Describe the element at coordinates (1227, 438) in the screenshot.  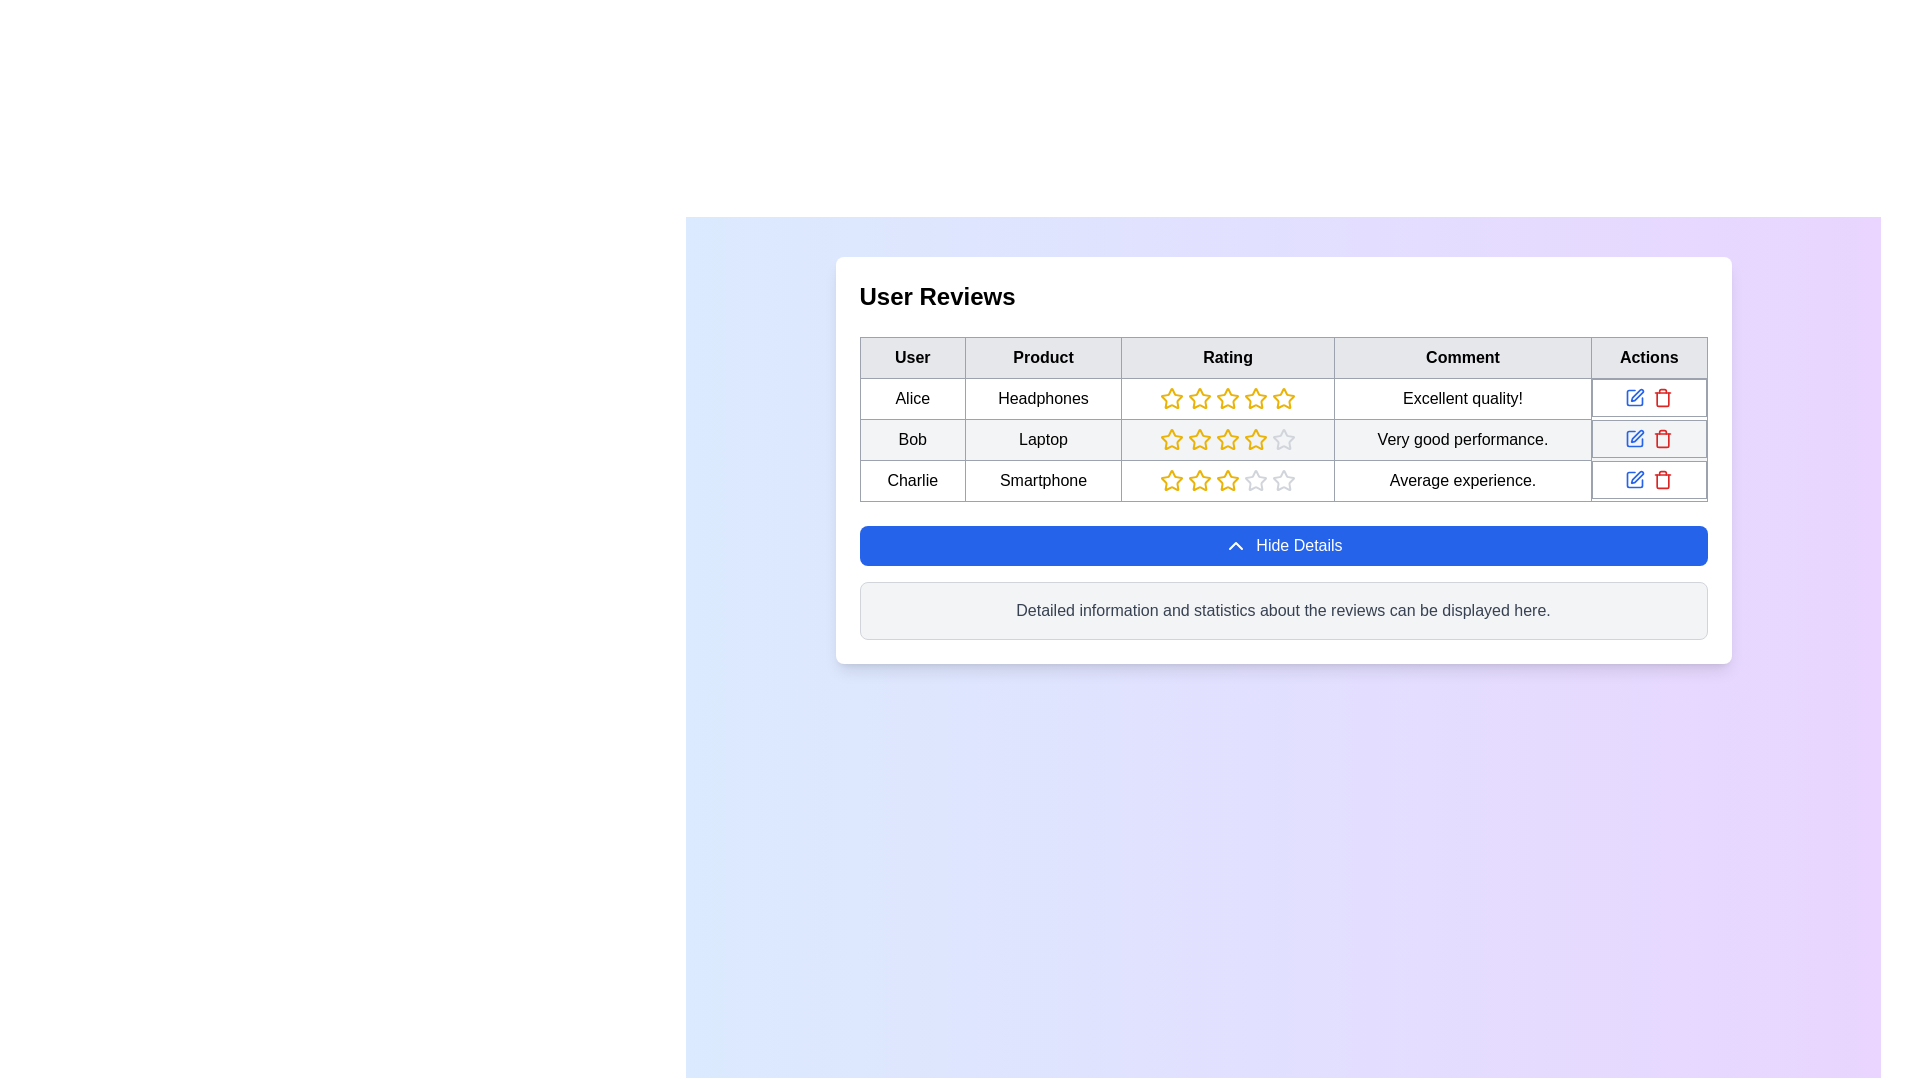
I see `the third yellow rating star in the 'Rating' column of the user reviews table to modify the rating` at that location.